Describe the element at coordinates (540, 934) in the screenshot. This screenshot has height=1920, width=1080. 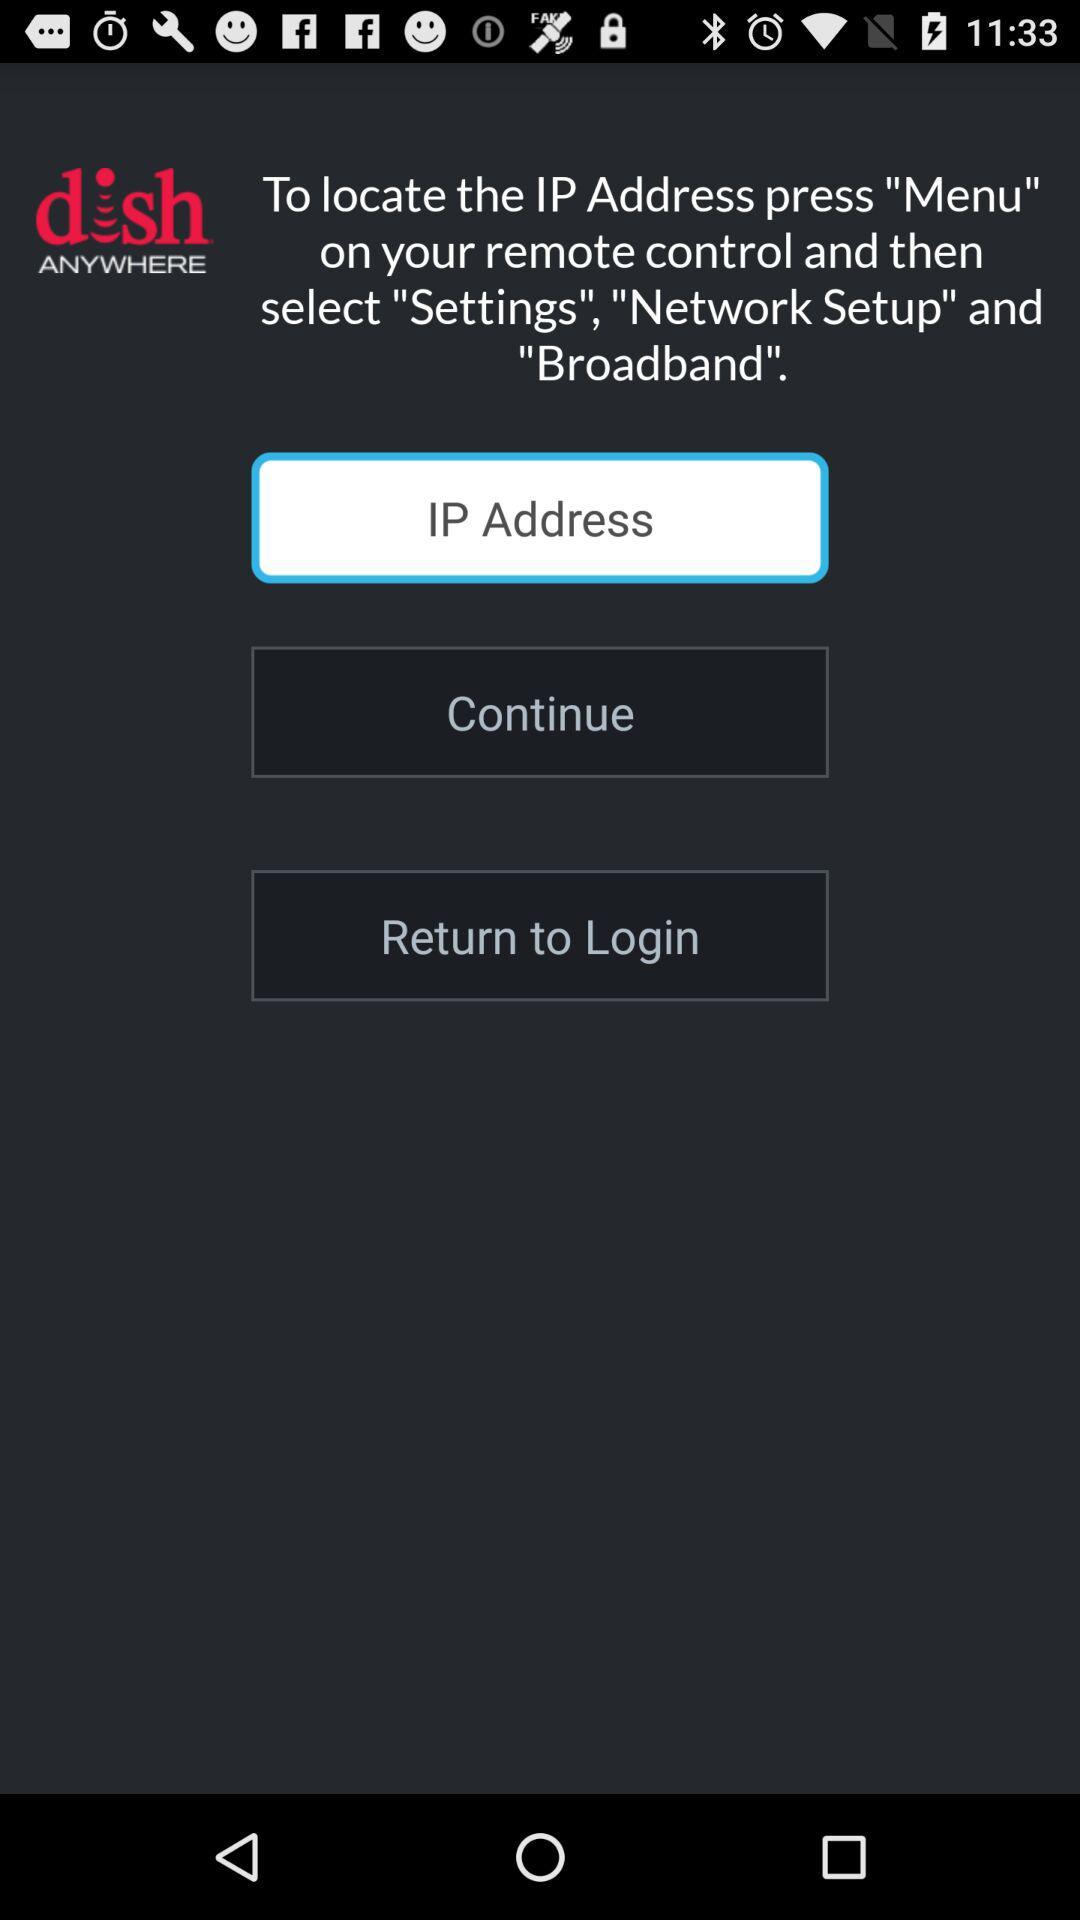
I see `icon below the continue icon` at that location.